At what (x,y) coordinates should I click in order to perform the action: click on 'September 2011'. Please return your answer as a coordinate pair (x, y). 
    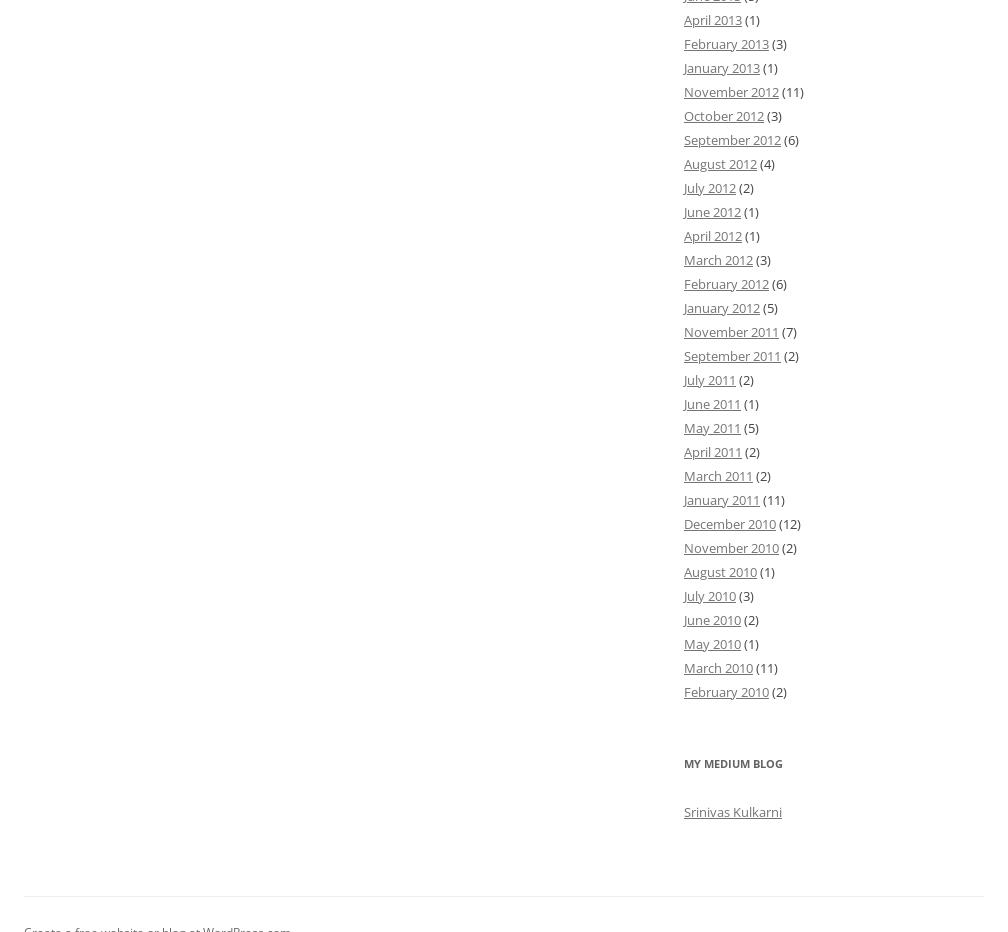
    Looking at the image, I should click on (732, 353).